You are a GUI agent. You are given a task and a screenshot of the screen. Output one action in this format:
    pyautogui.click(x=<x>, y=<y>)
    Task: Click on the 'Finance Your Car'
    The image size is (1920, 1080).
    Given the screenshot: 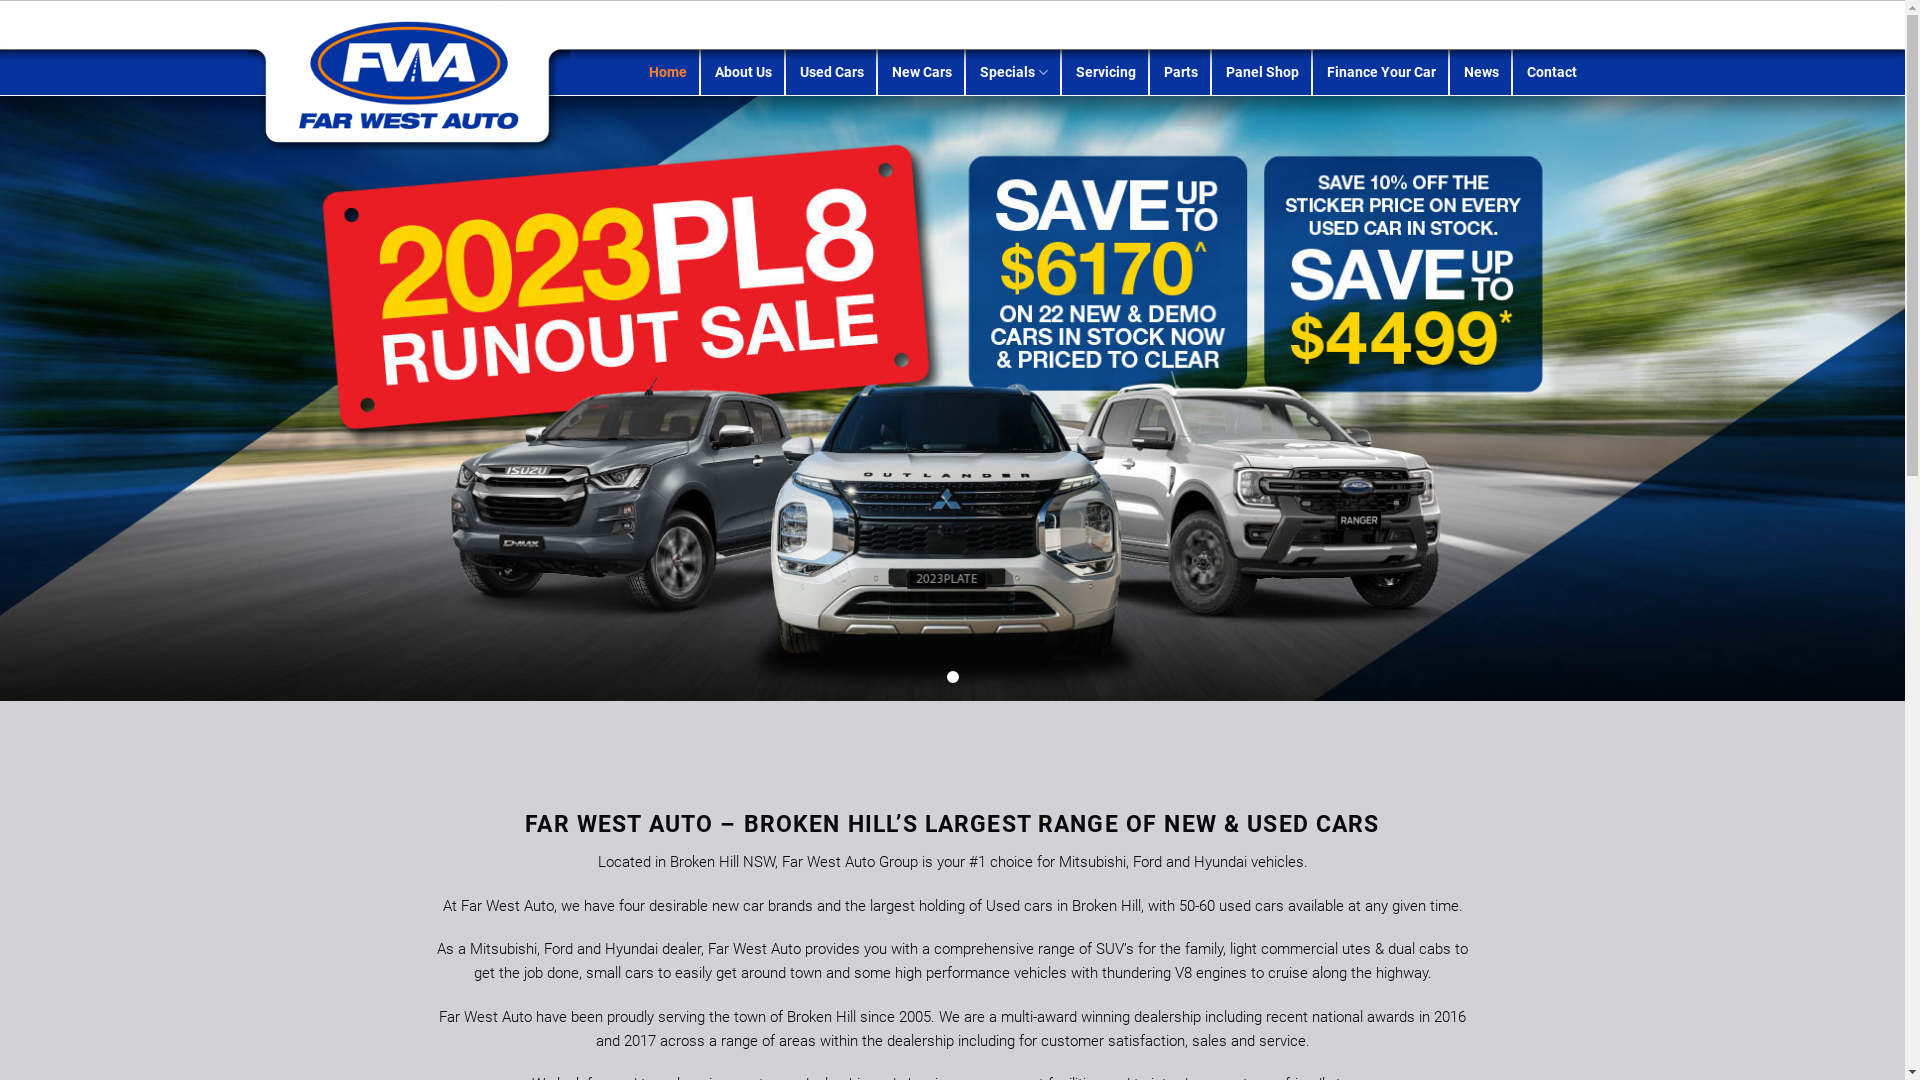 What is the action you would take?
    pyautogui.click(x=1326, y=71)
    